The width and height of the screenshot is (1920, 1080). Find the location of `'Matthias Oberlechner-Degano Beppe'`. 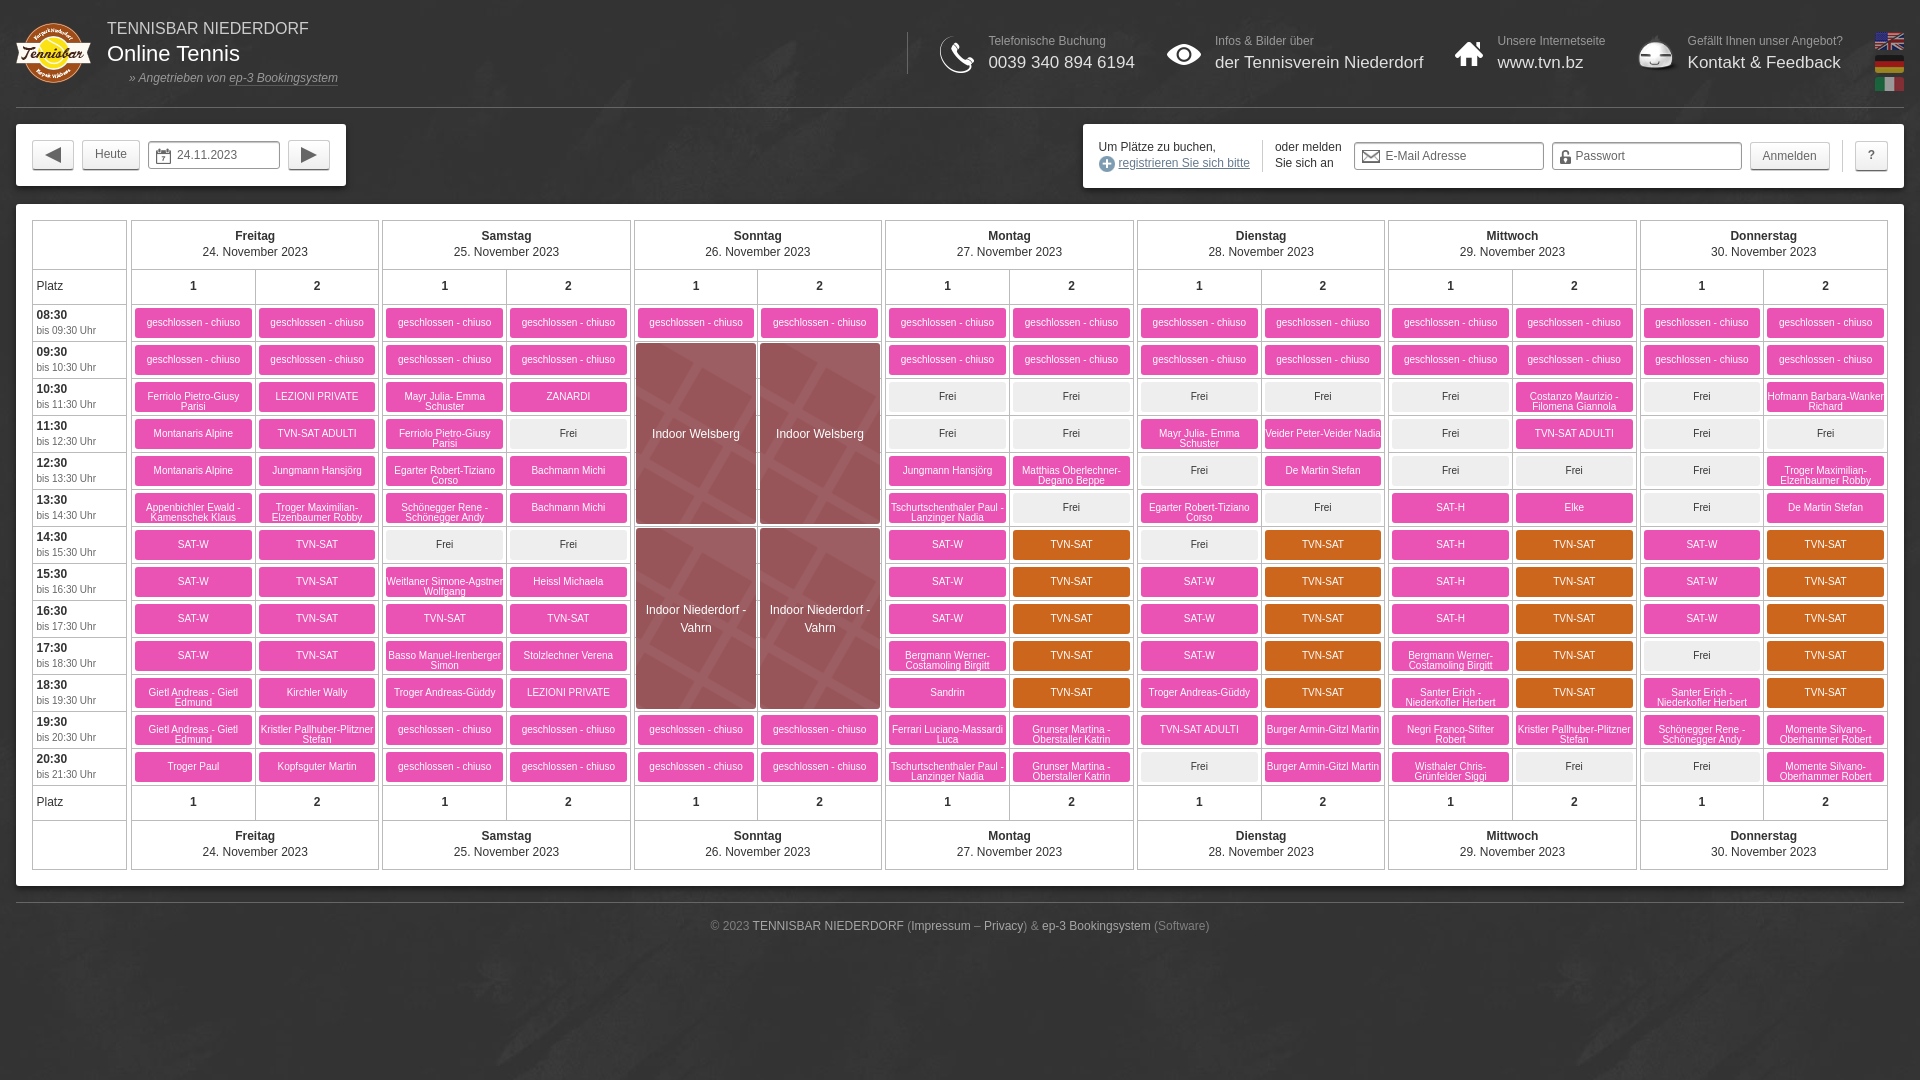

'Matthias Oberlechner-Degano Beppe' is located at coordinates (1070, 470).